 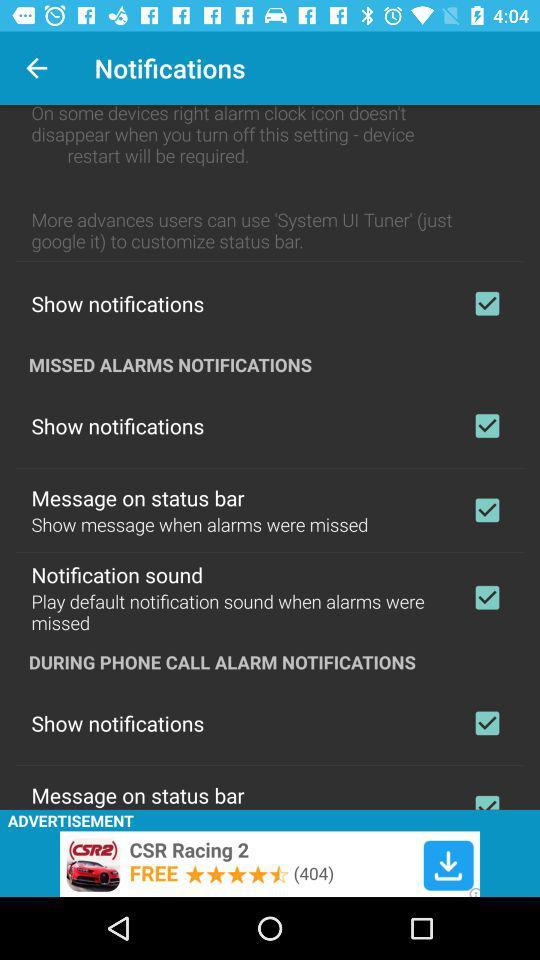 I want to click on advertisement, so click(x=270, y=863).